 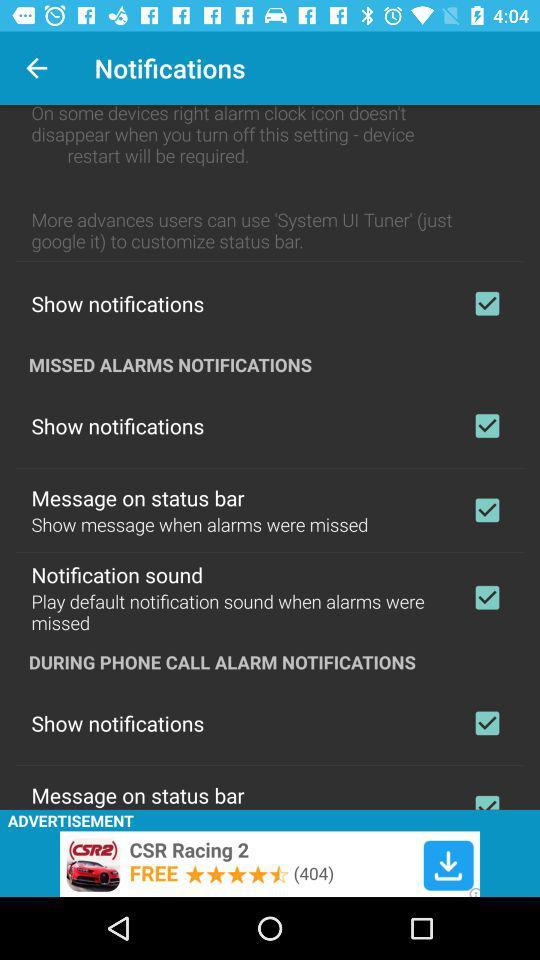 I want to click on advertisement, so click(x=270, y=863).